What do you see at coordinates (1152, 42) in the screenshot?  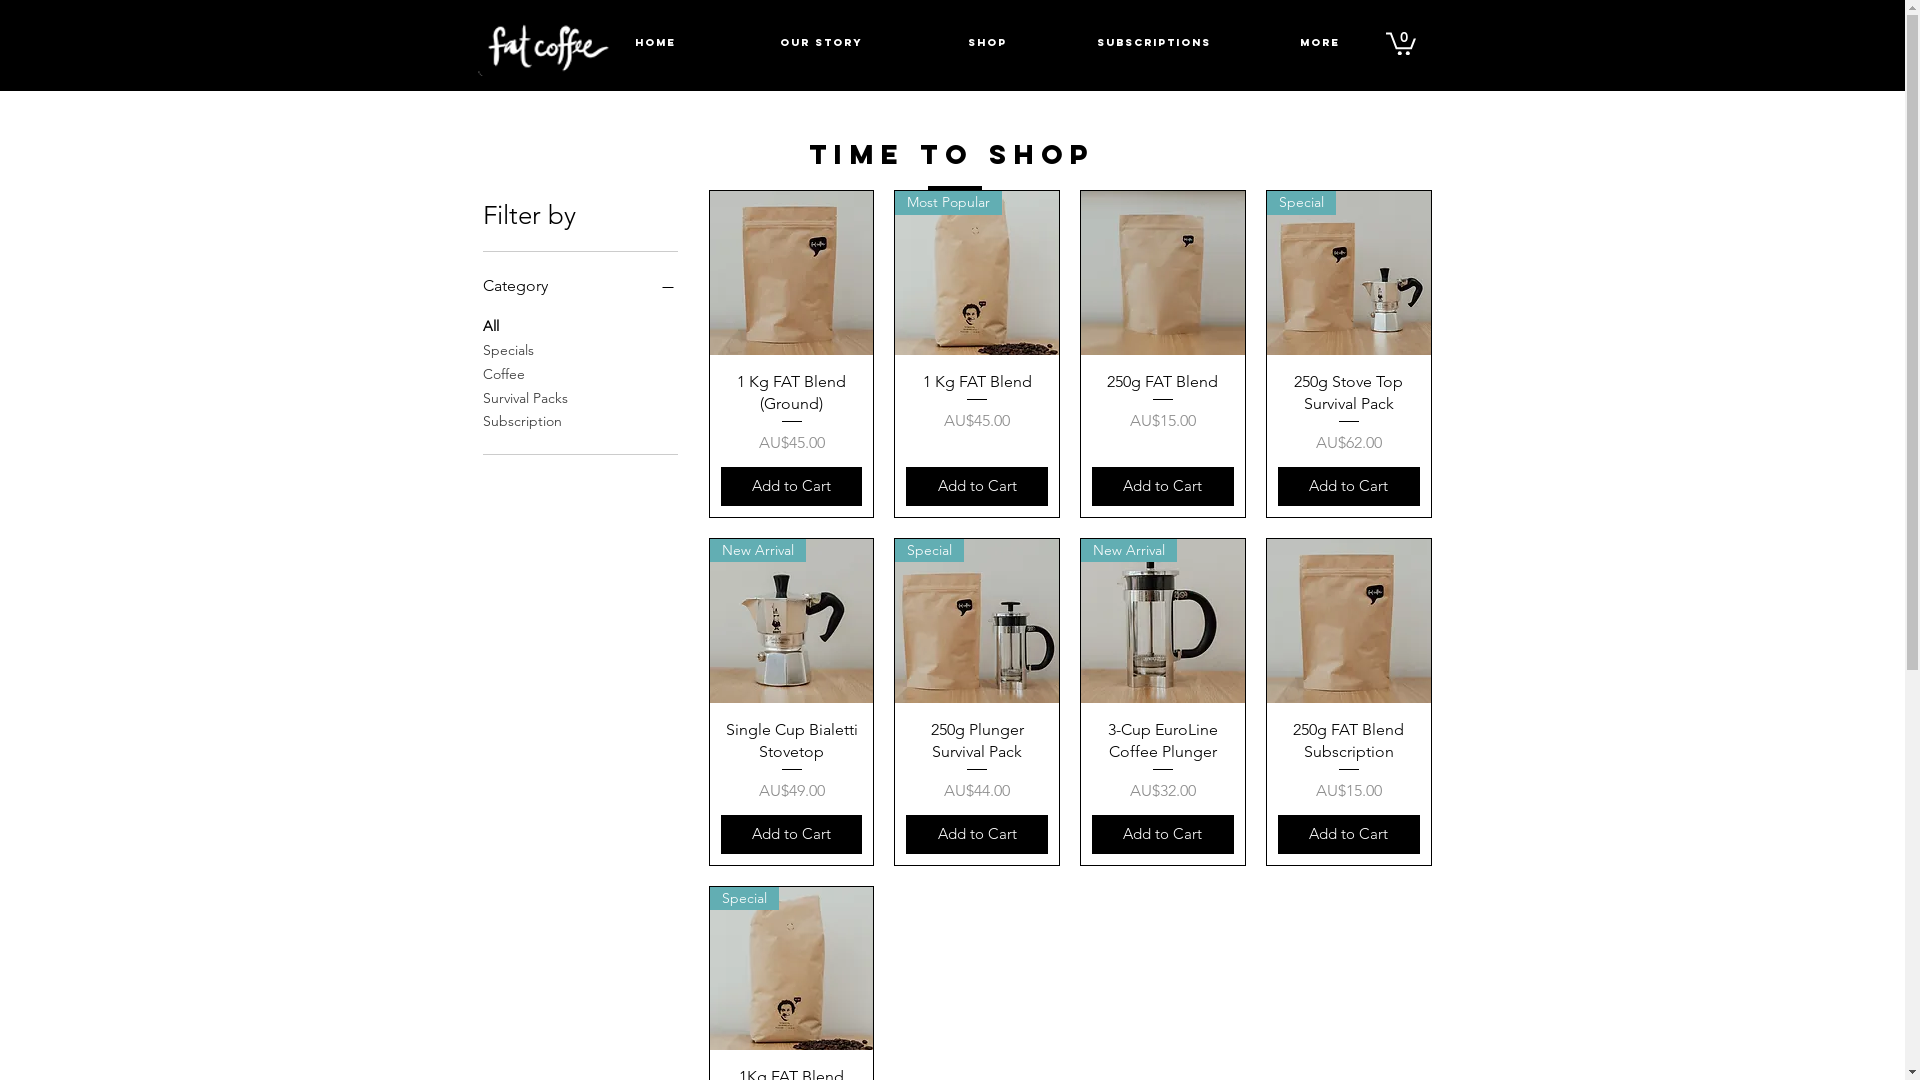 I see `'SUBSCRIPTIONS'` at bounding box center [1152, 42].